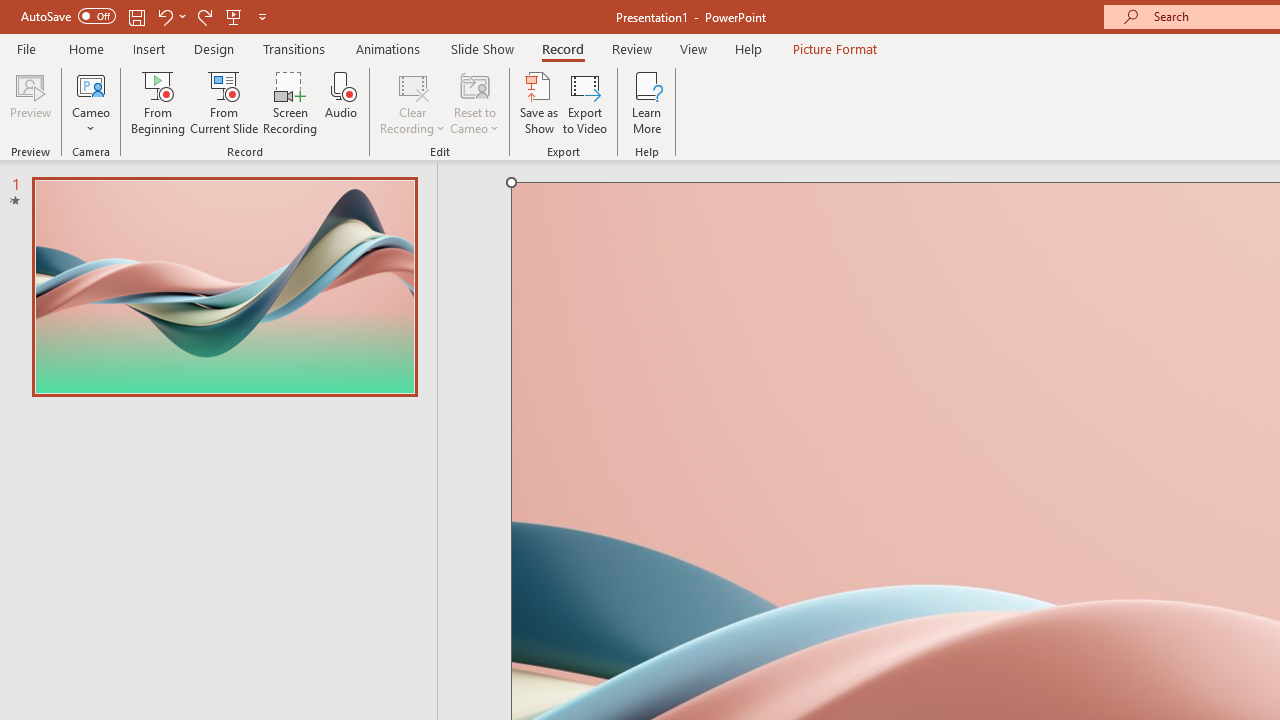  What do you see at coordinates (647, 103) in the screenshot?
I see `'Learn More'` at bounding box center [647, 103].